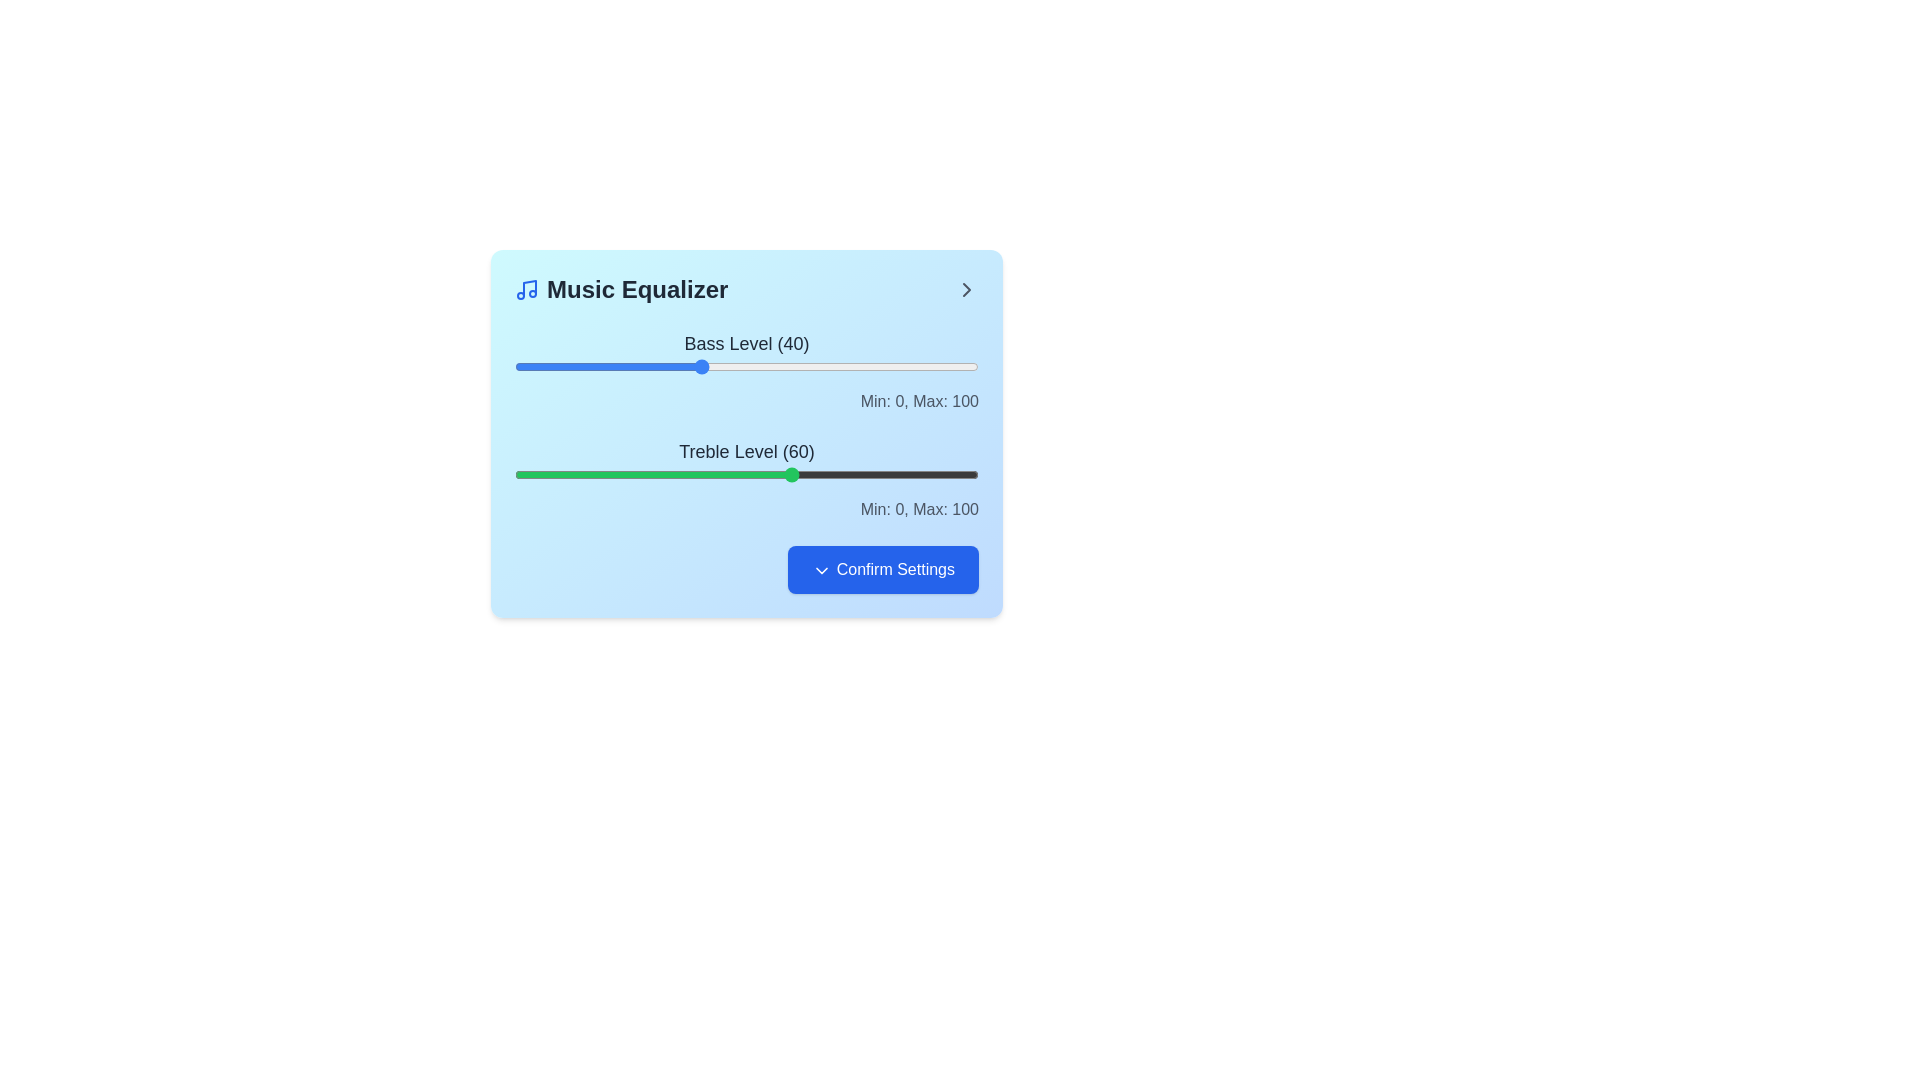 The height and width of the screenshot is (1080, 1920). I want to click on the Bass Level slider, so click(922, 366).